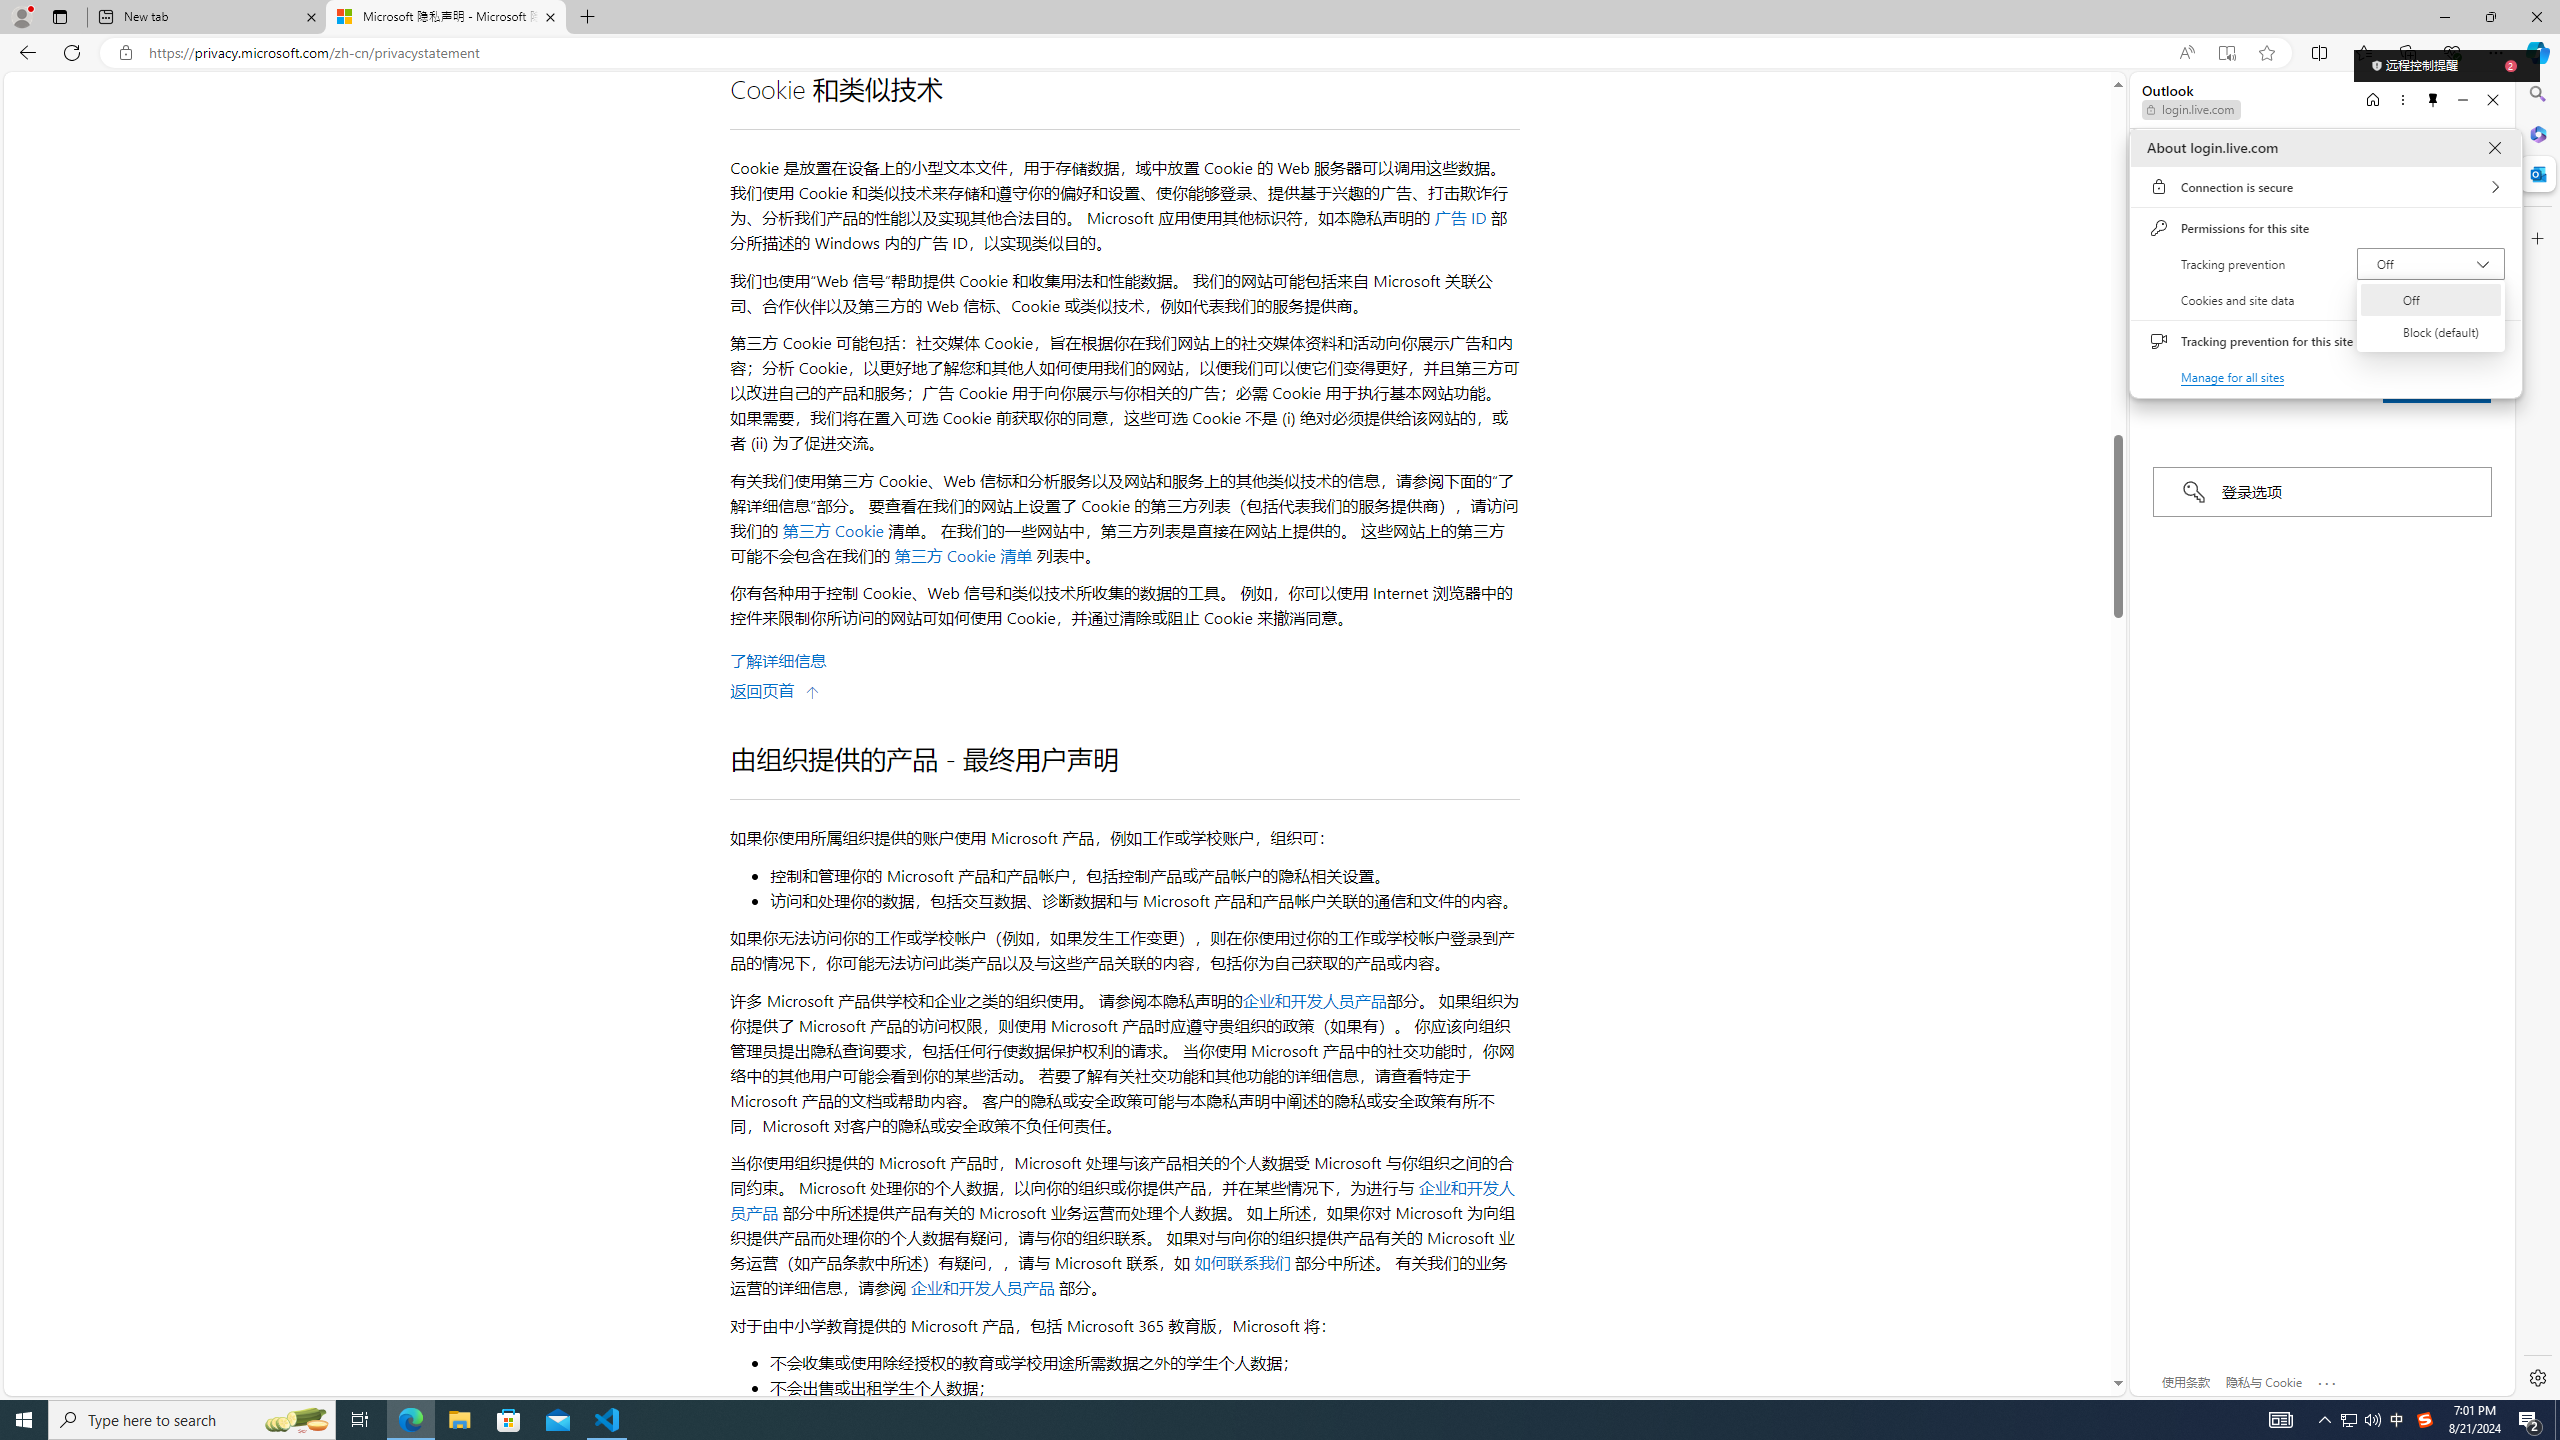 This screenshot has height=1440, width=2560. What do you see at coordinates (409, 1418) in the screenshot?
I see `'Microsoft Edge - 1 running window'` at bounding box center [409, 1418].